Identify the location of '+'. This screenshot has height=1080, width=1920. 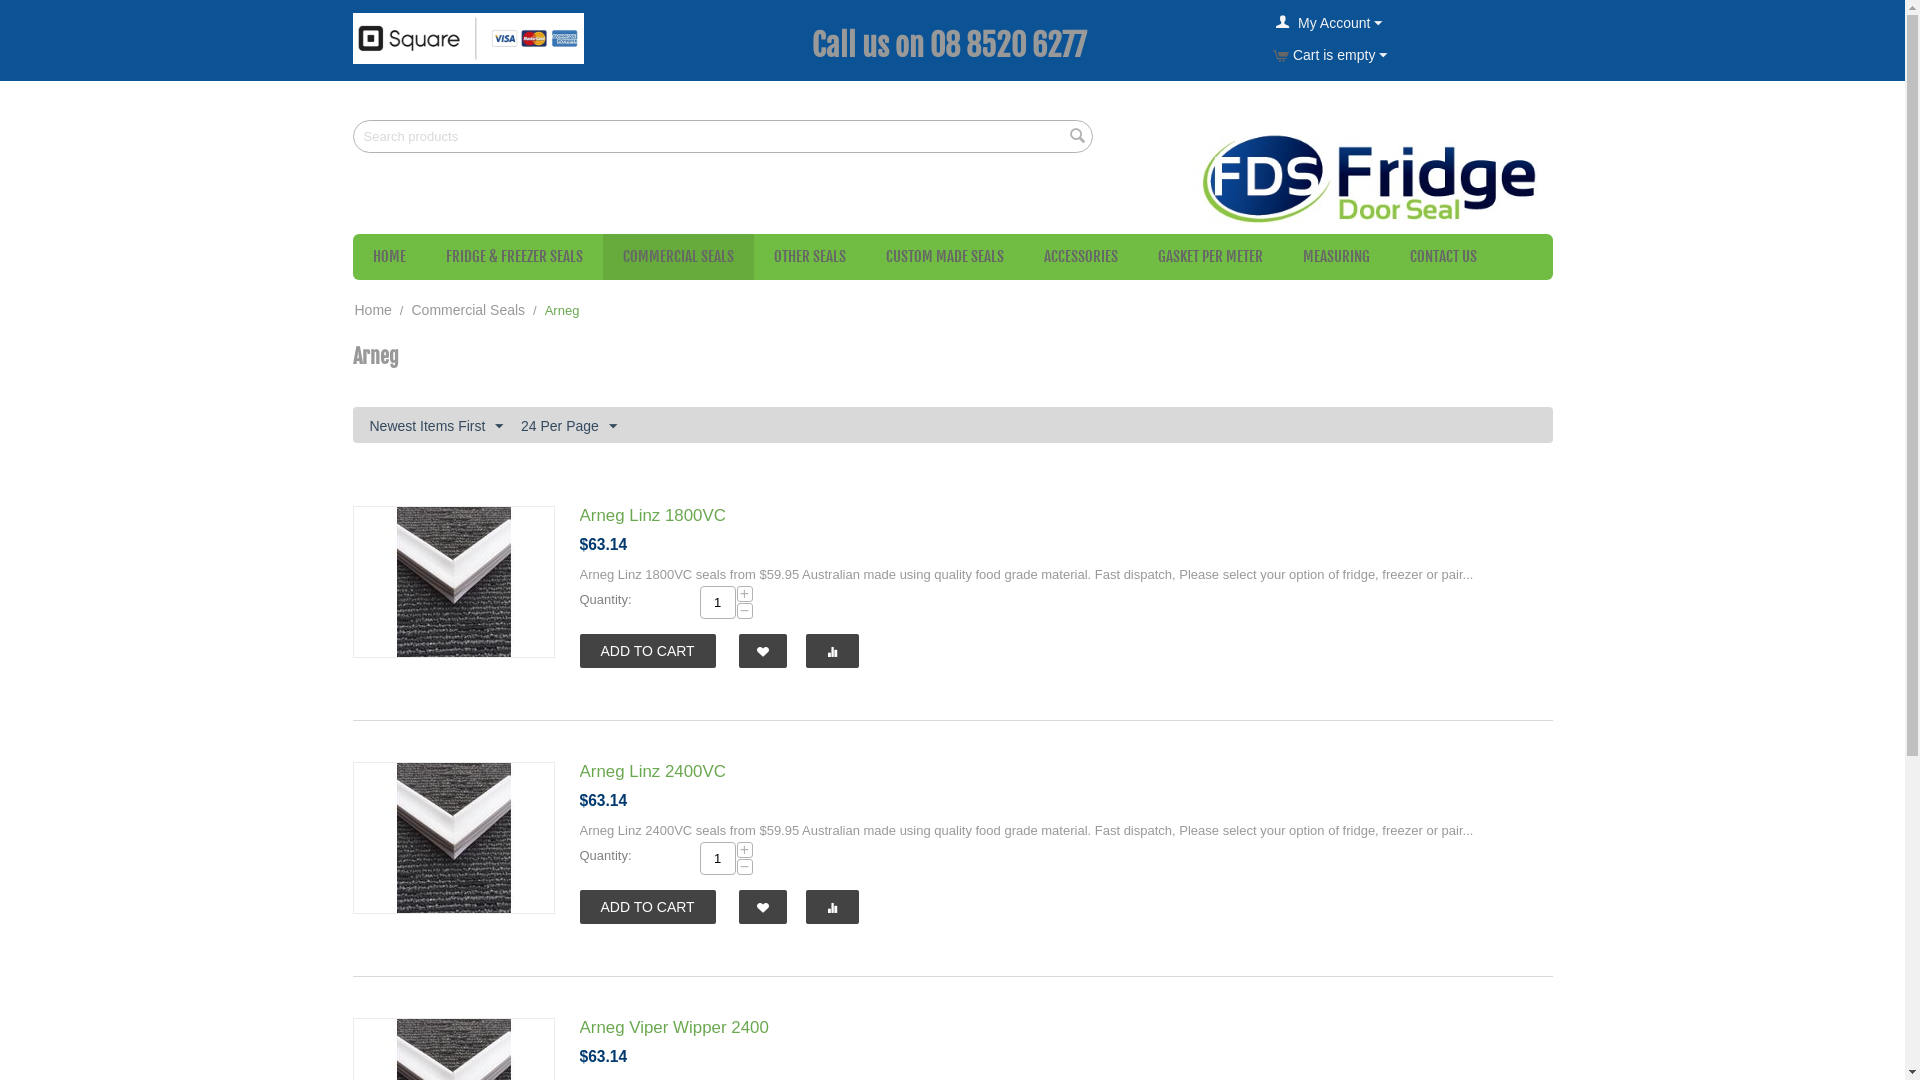
(734, 849).